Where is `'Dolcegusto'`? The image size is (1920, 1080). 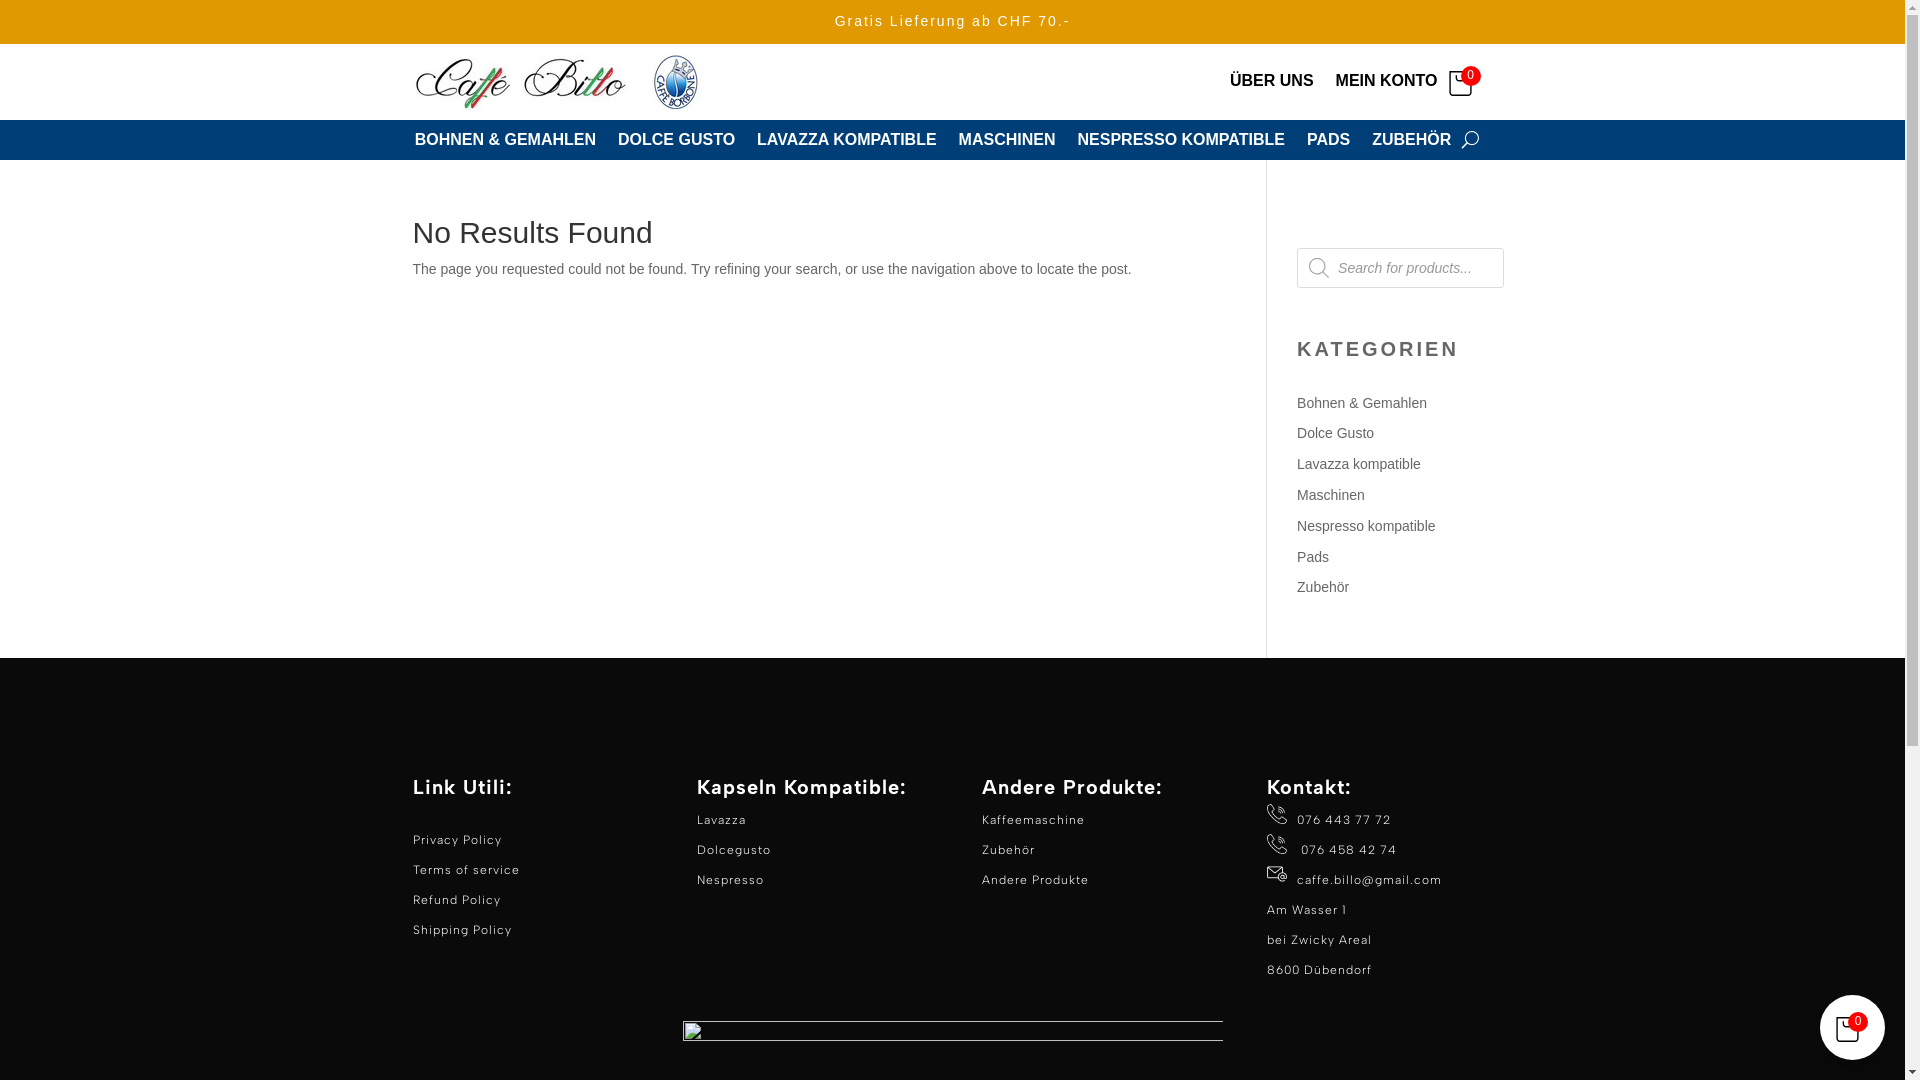
'Dolcegusto' is located at coordinates (733, 849).